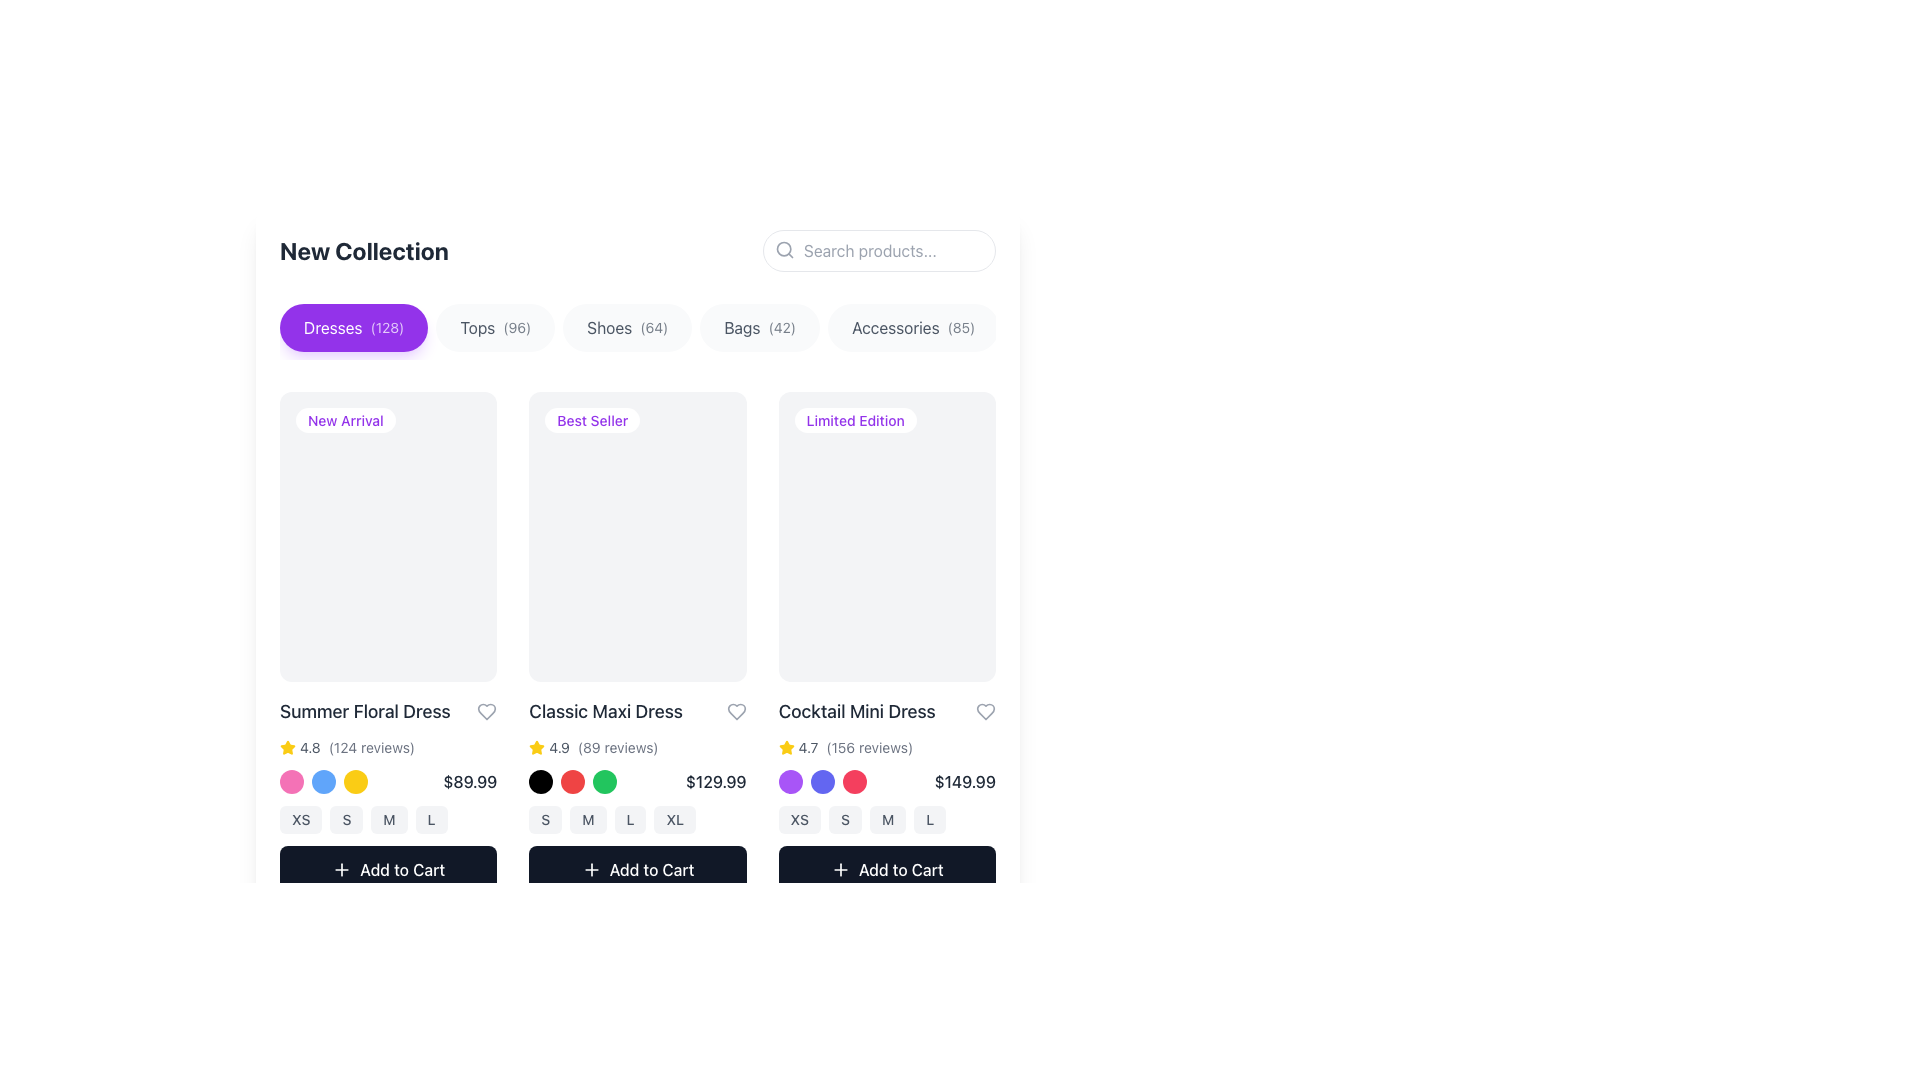  I want to click on the circular black icon, which is the first item in a row of three circular elements located beneath the 'Classic Maxi Dress' item, so click(541, 780).